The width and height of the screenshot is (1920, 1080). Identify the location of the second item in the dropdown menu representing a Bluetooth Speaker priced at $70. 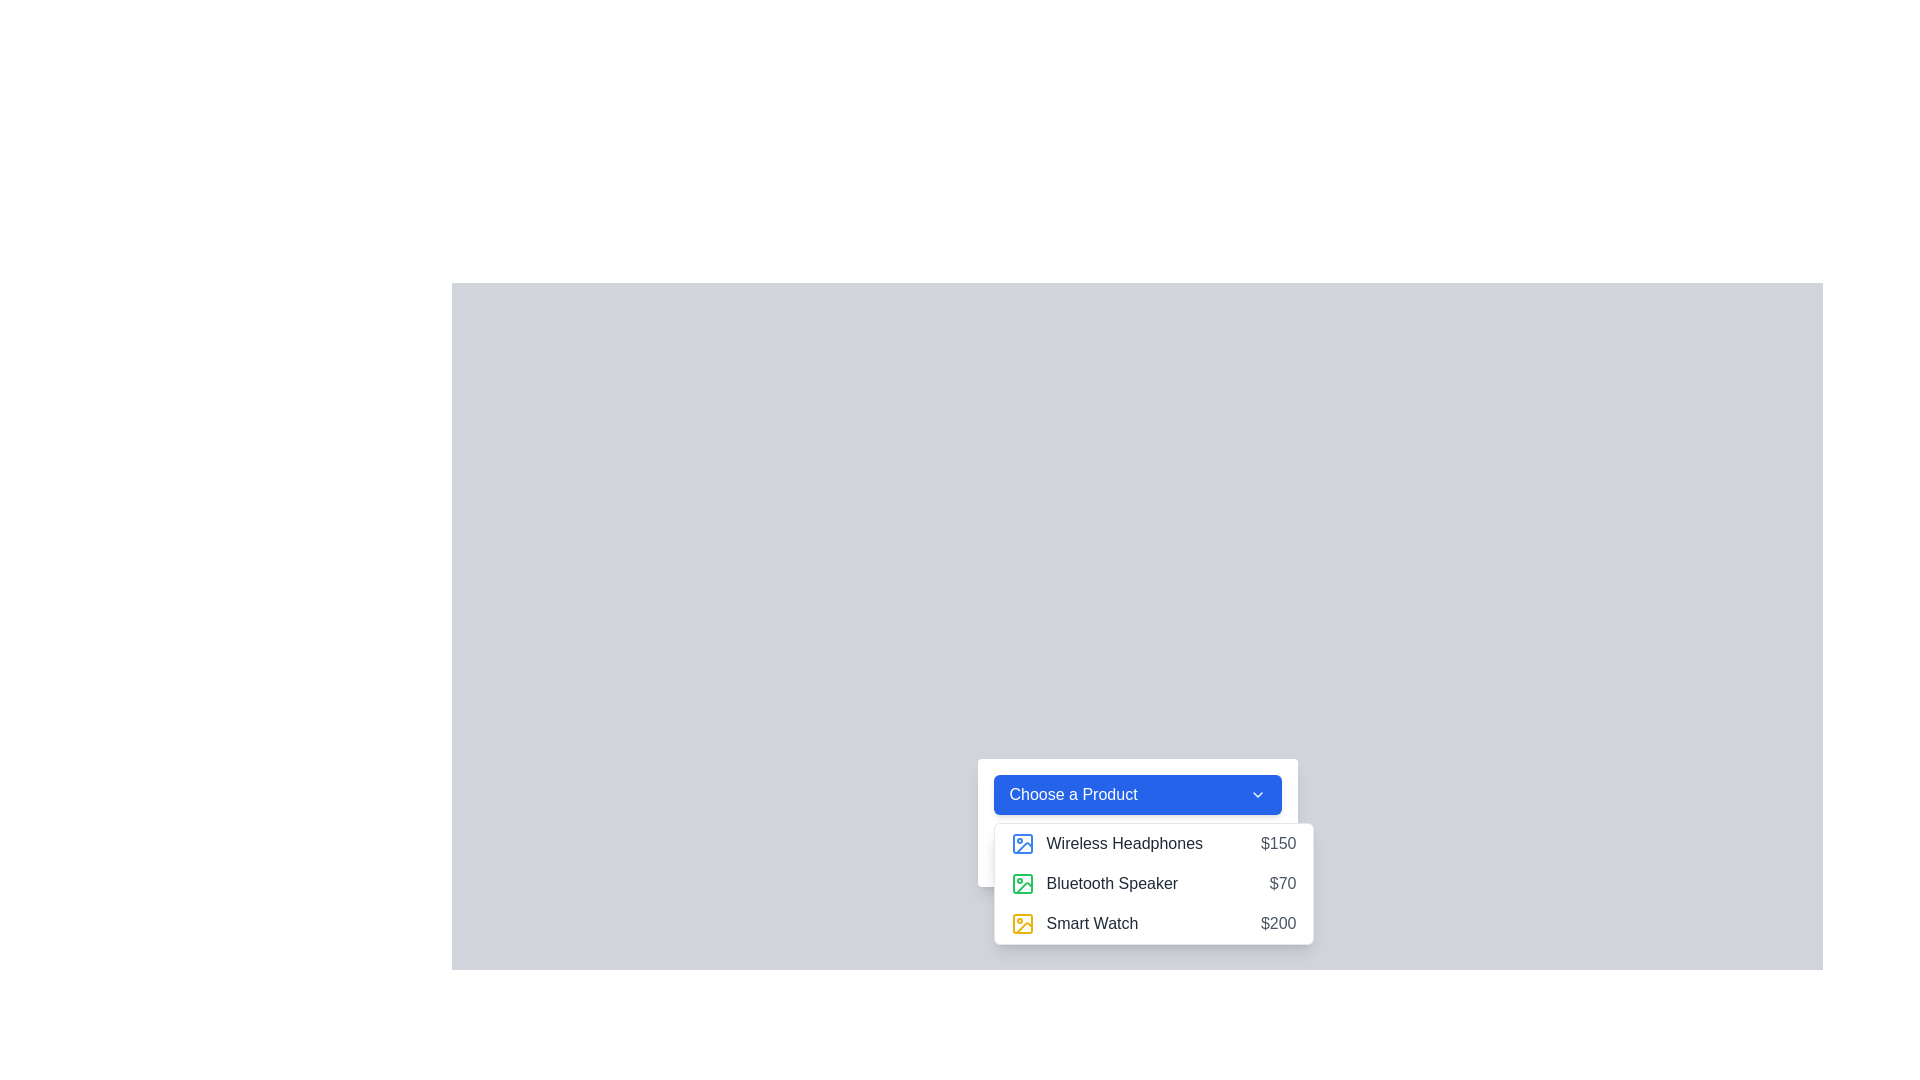
(1153, 882).